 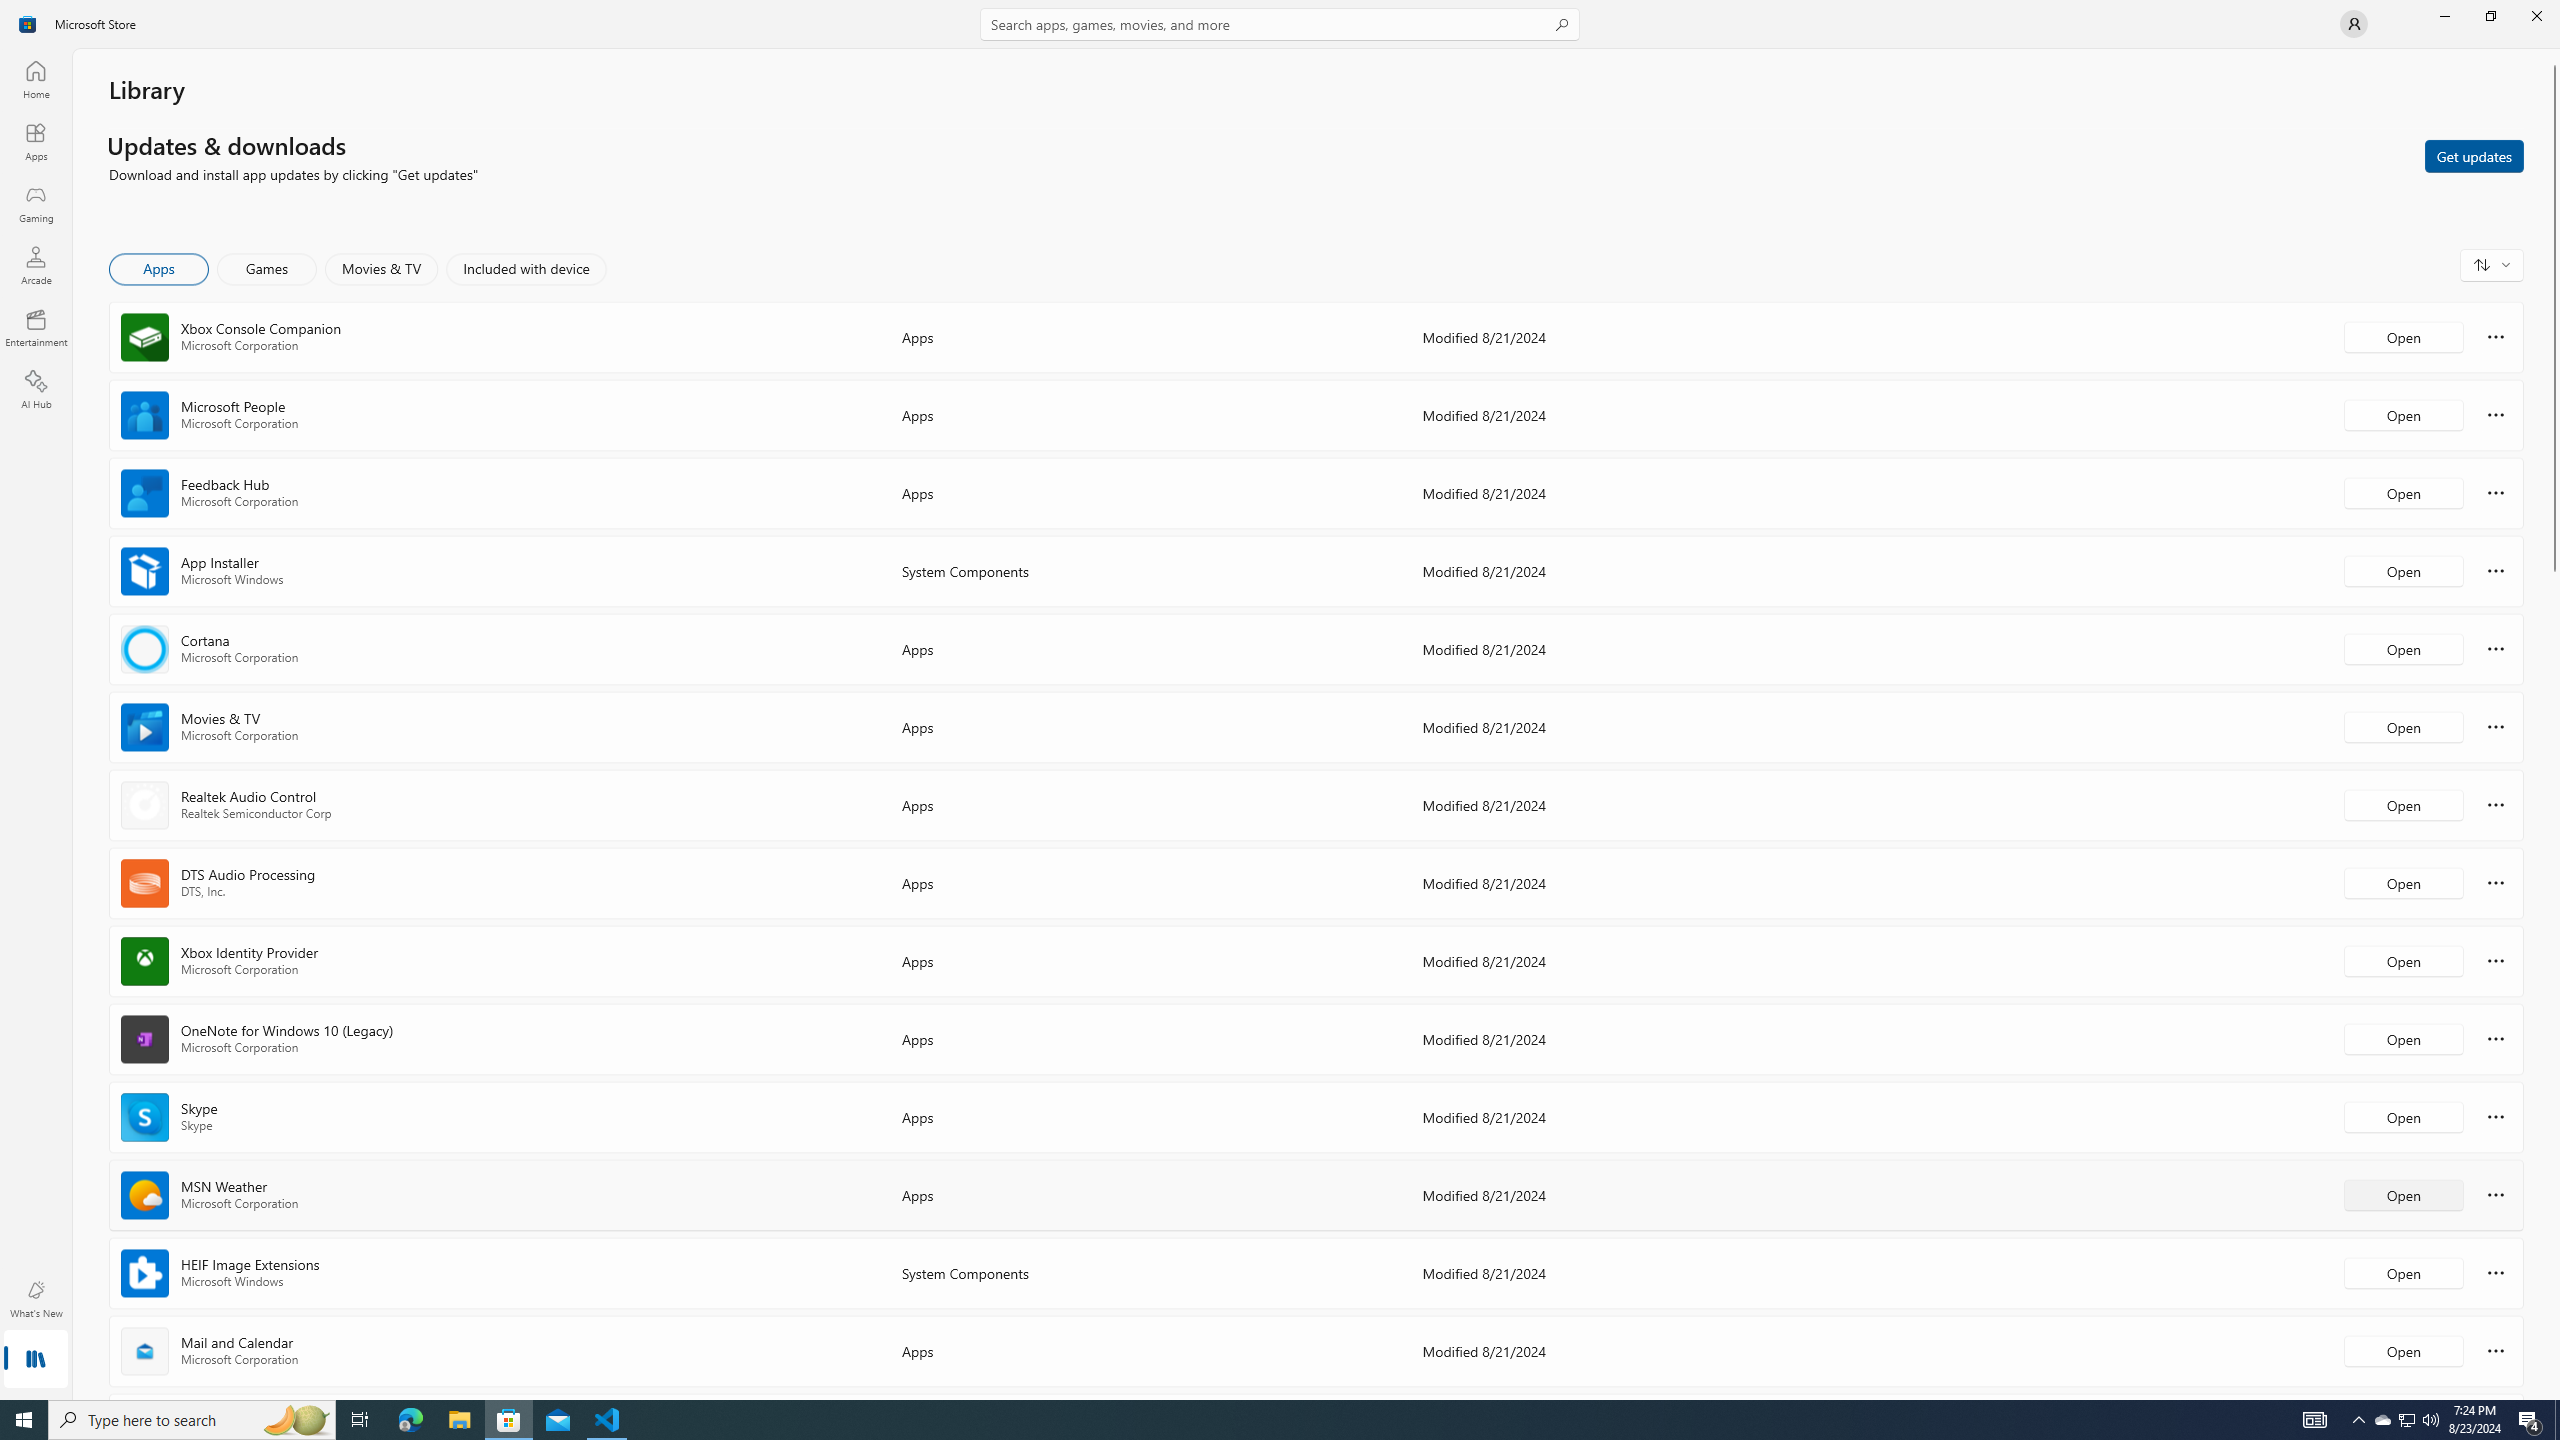 I want to click on 'Vertical Small Decrease', so click(x=2552, y=55).